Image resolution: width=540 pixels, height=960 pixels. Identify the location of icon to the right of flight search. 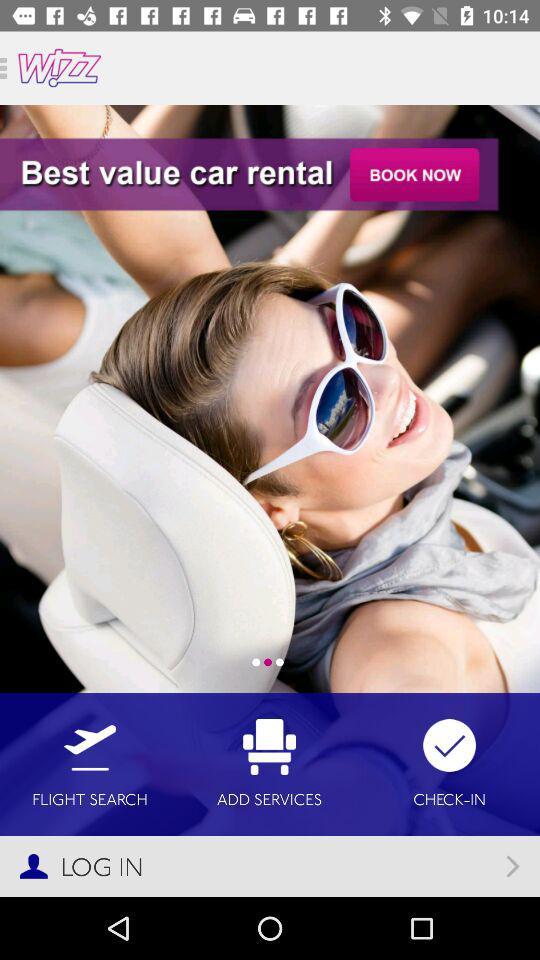
(269, 763).